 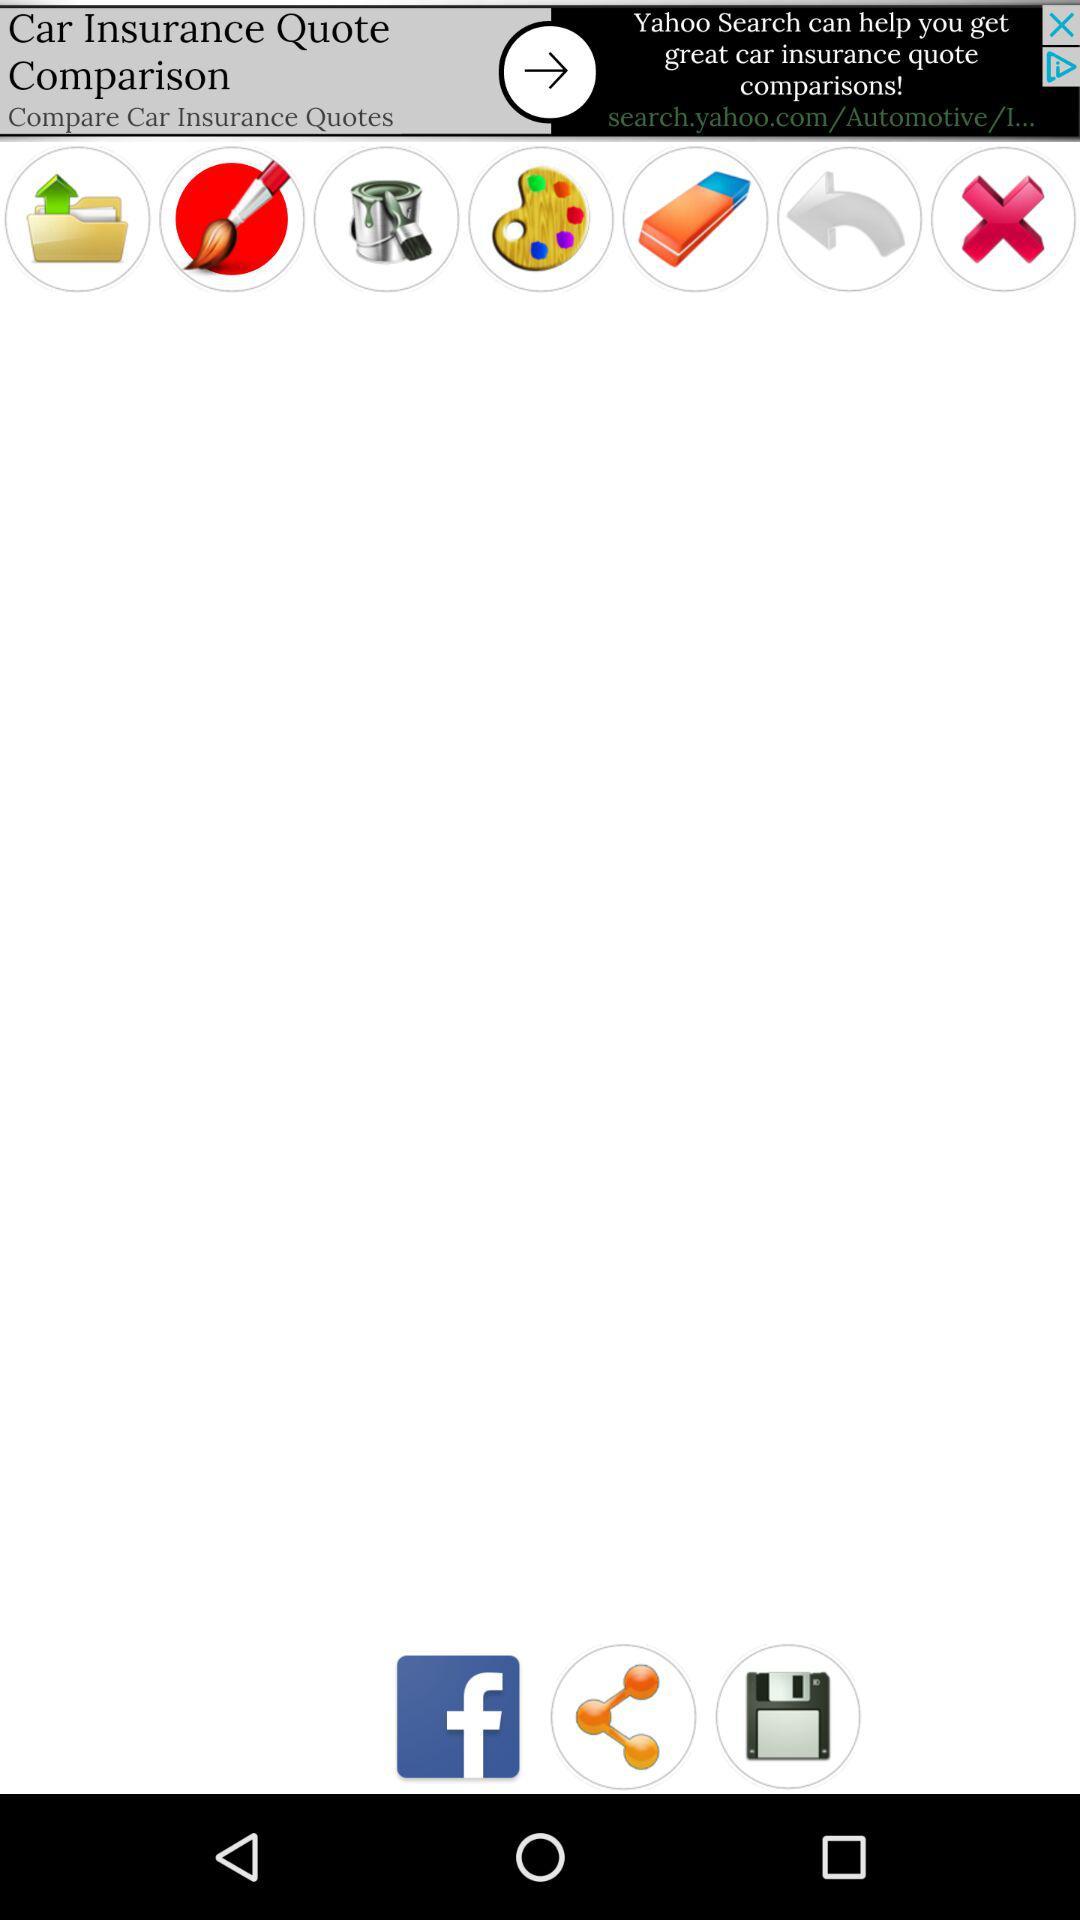 I want to click on advertising, so click(x=540, y=70).